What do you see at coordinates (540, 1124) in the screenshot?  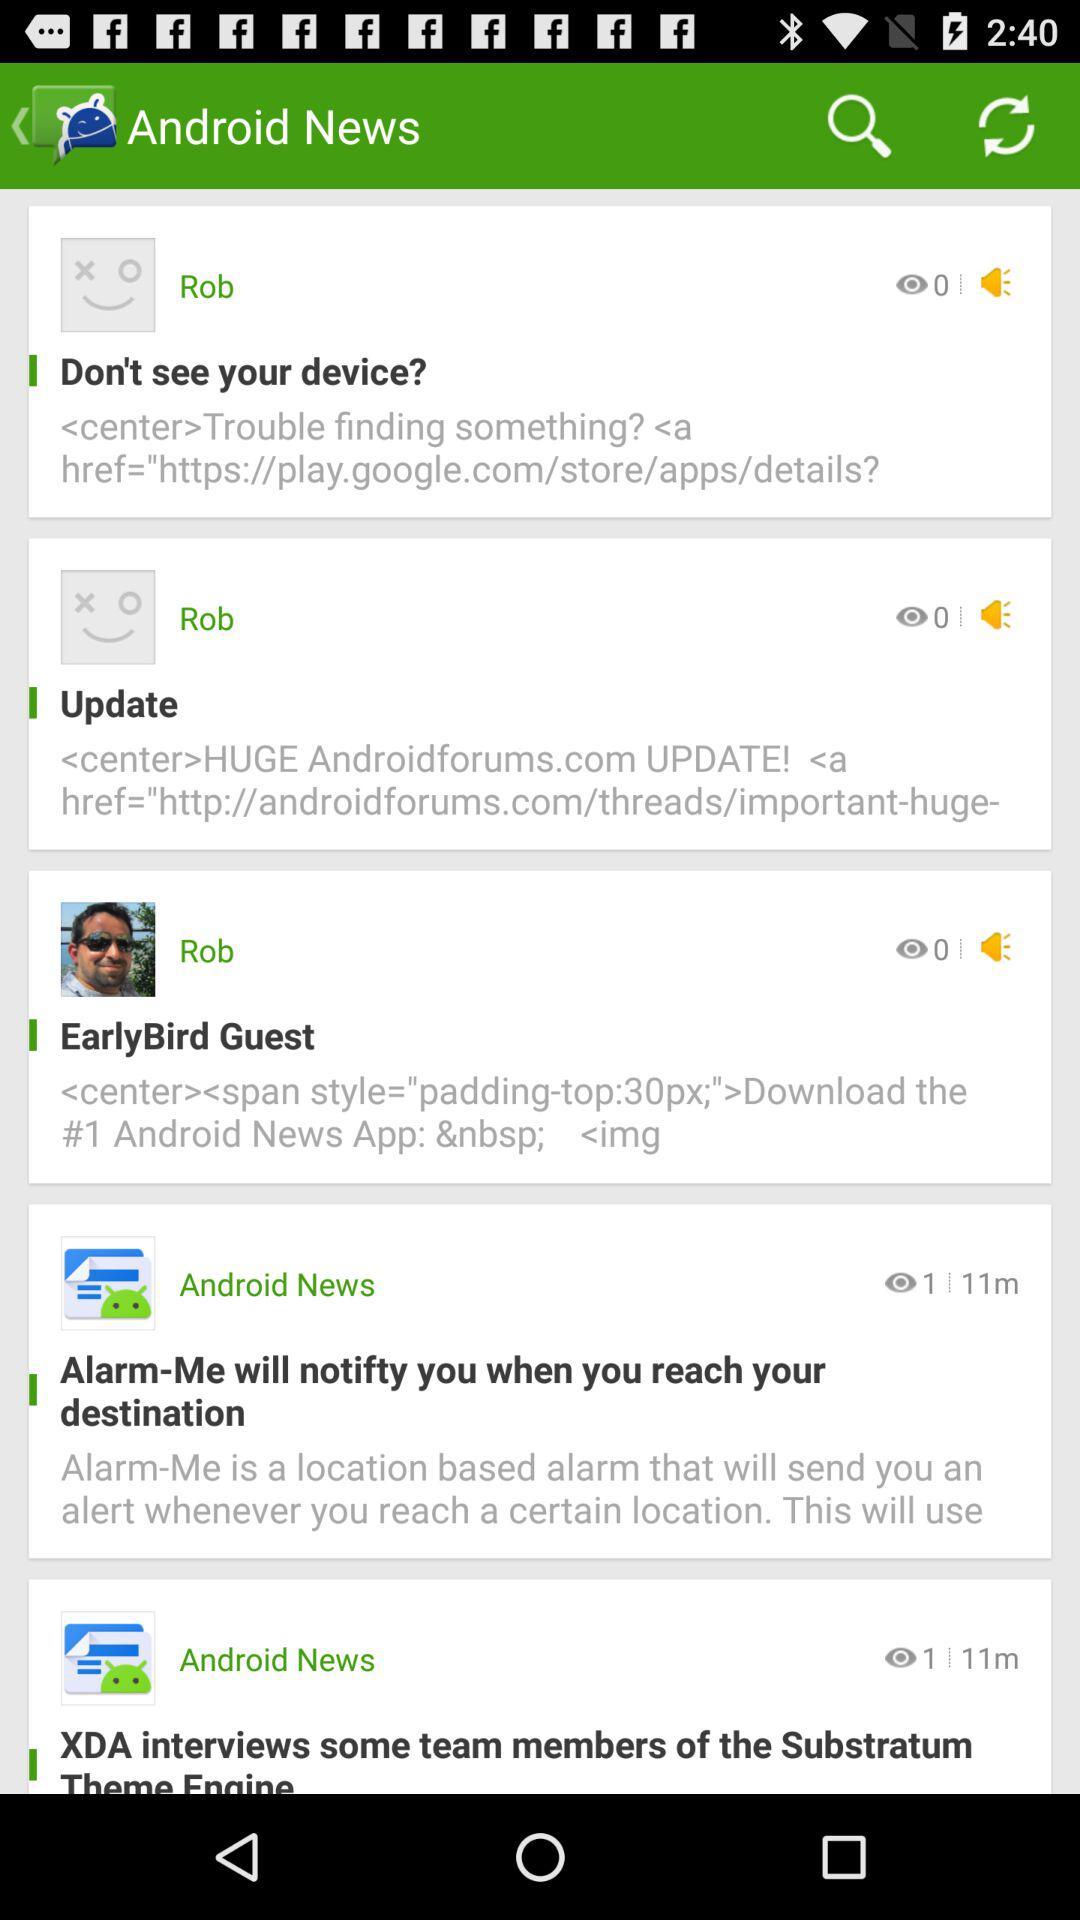 I see `center span style icon` at bounding box center [540, 1124].